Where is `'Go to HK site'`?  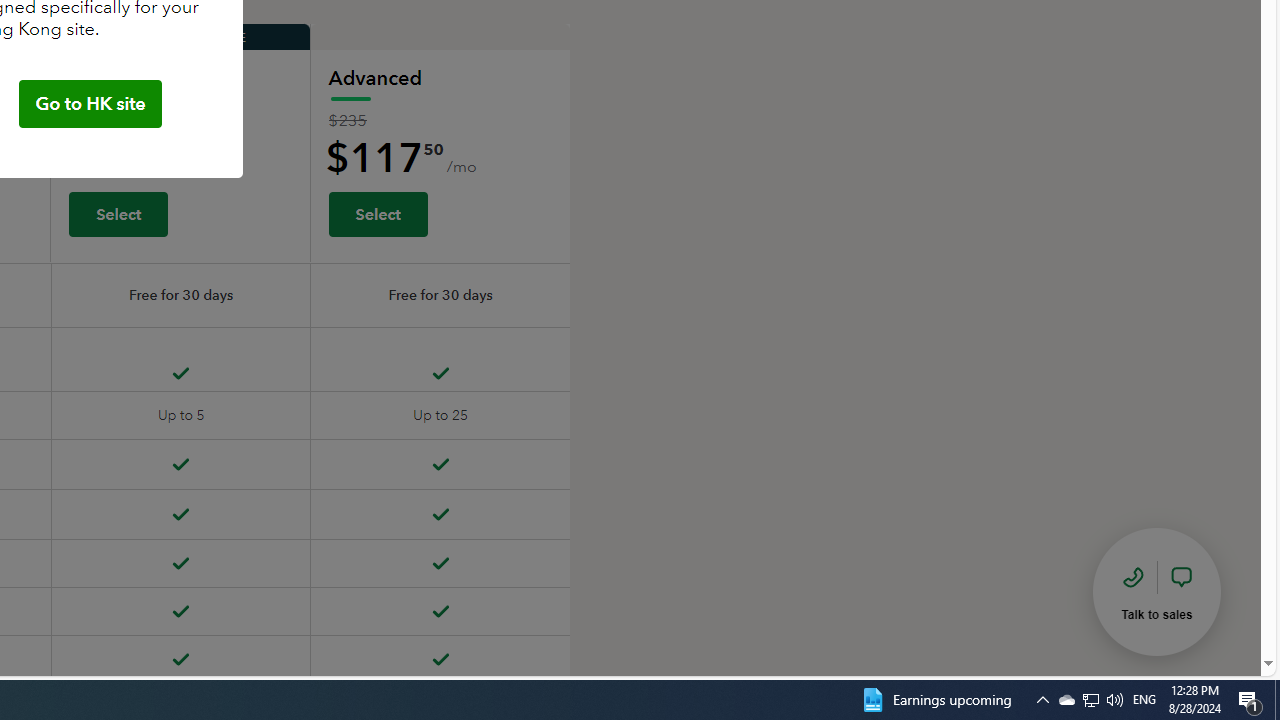 'Go to HK site' is located at coordinates (89, 104).